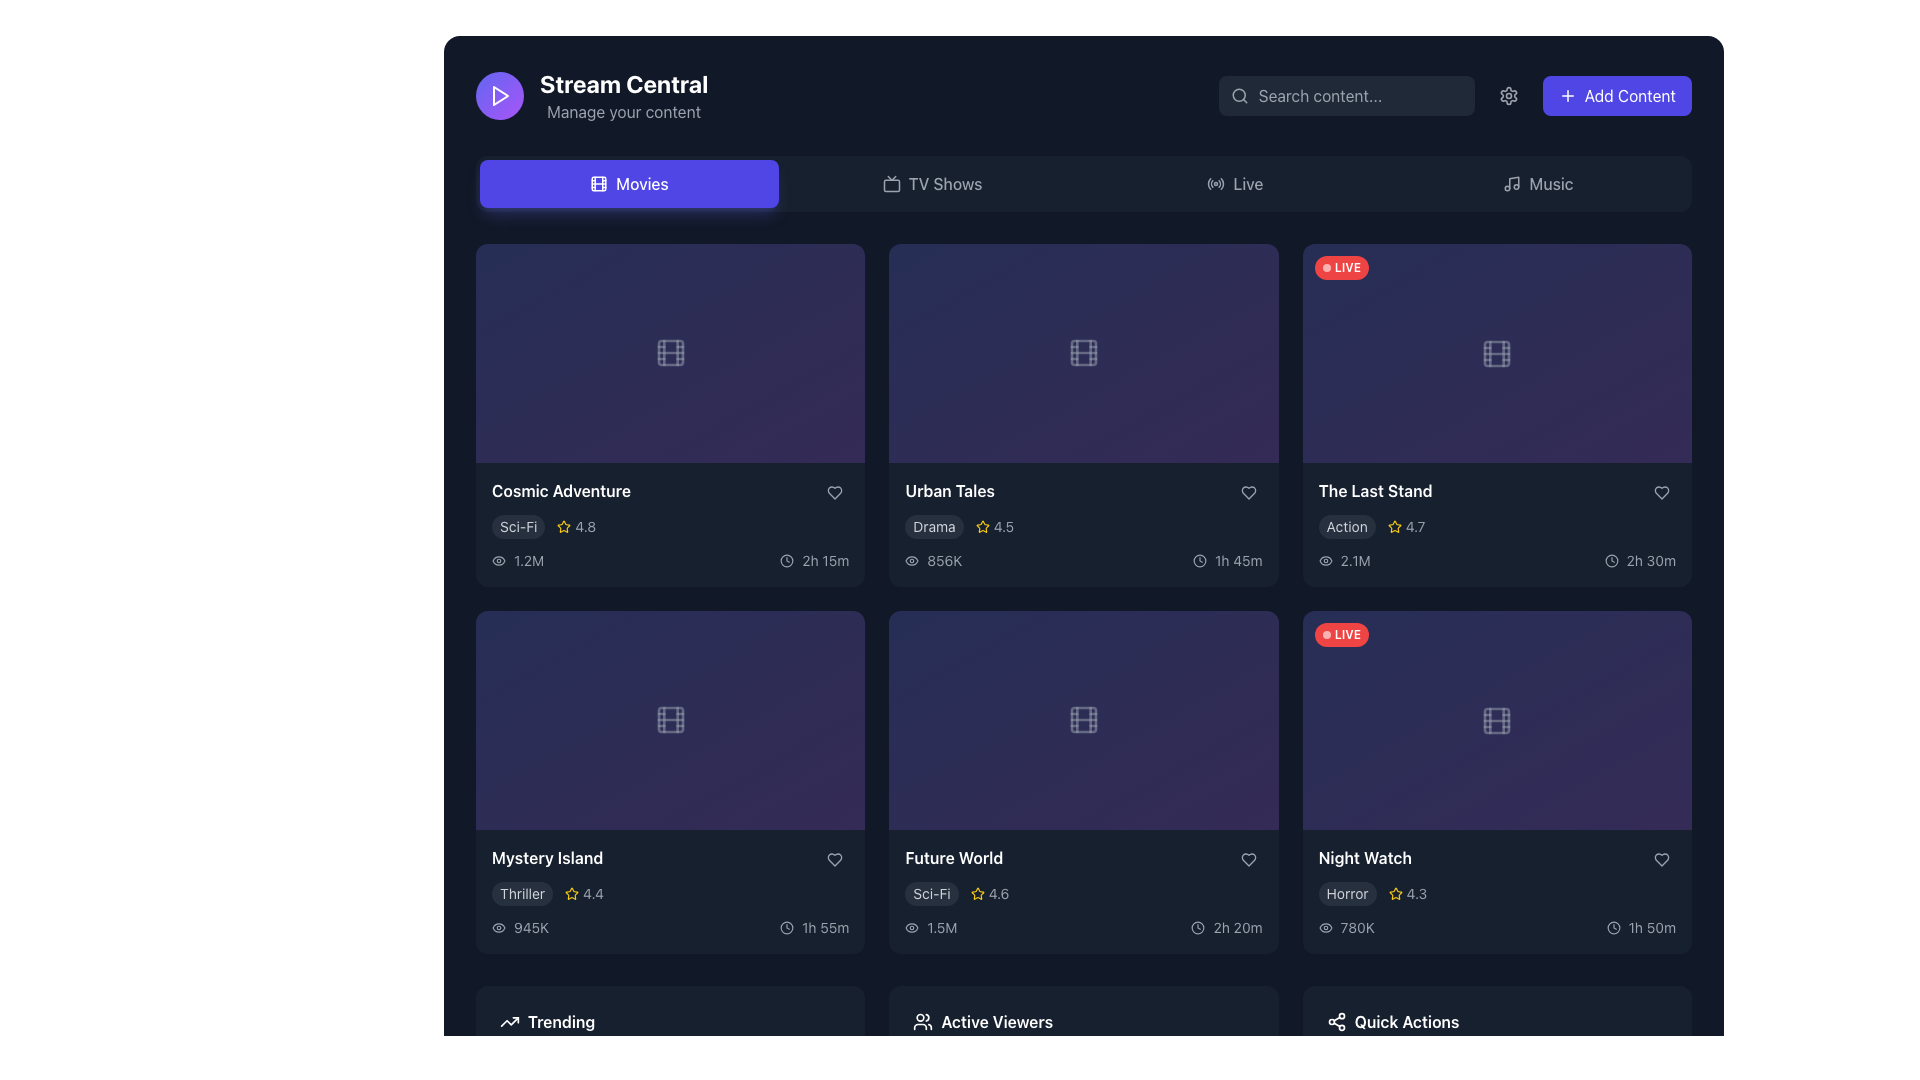 Image resolution: width=1920 pixels, height=1080 pixels. What do you see at coordinates (814, 927) in the screenshot?
I see `the Label with a time icon displaying '1h 55m' located in the bottom-right corner of the 'Mystery Island' card` at bounding box center [814, 927].